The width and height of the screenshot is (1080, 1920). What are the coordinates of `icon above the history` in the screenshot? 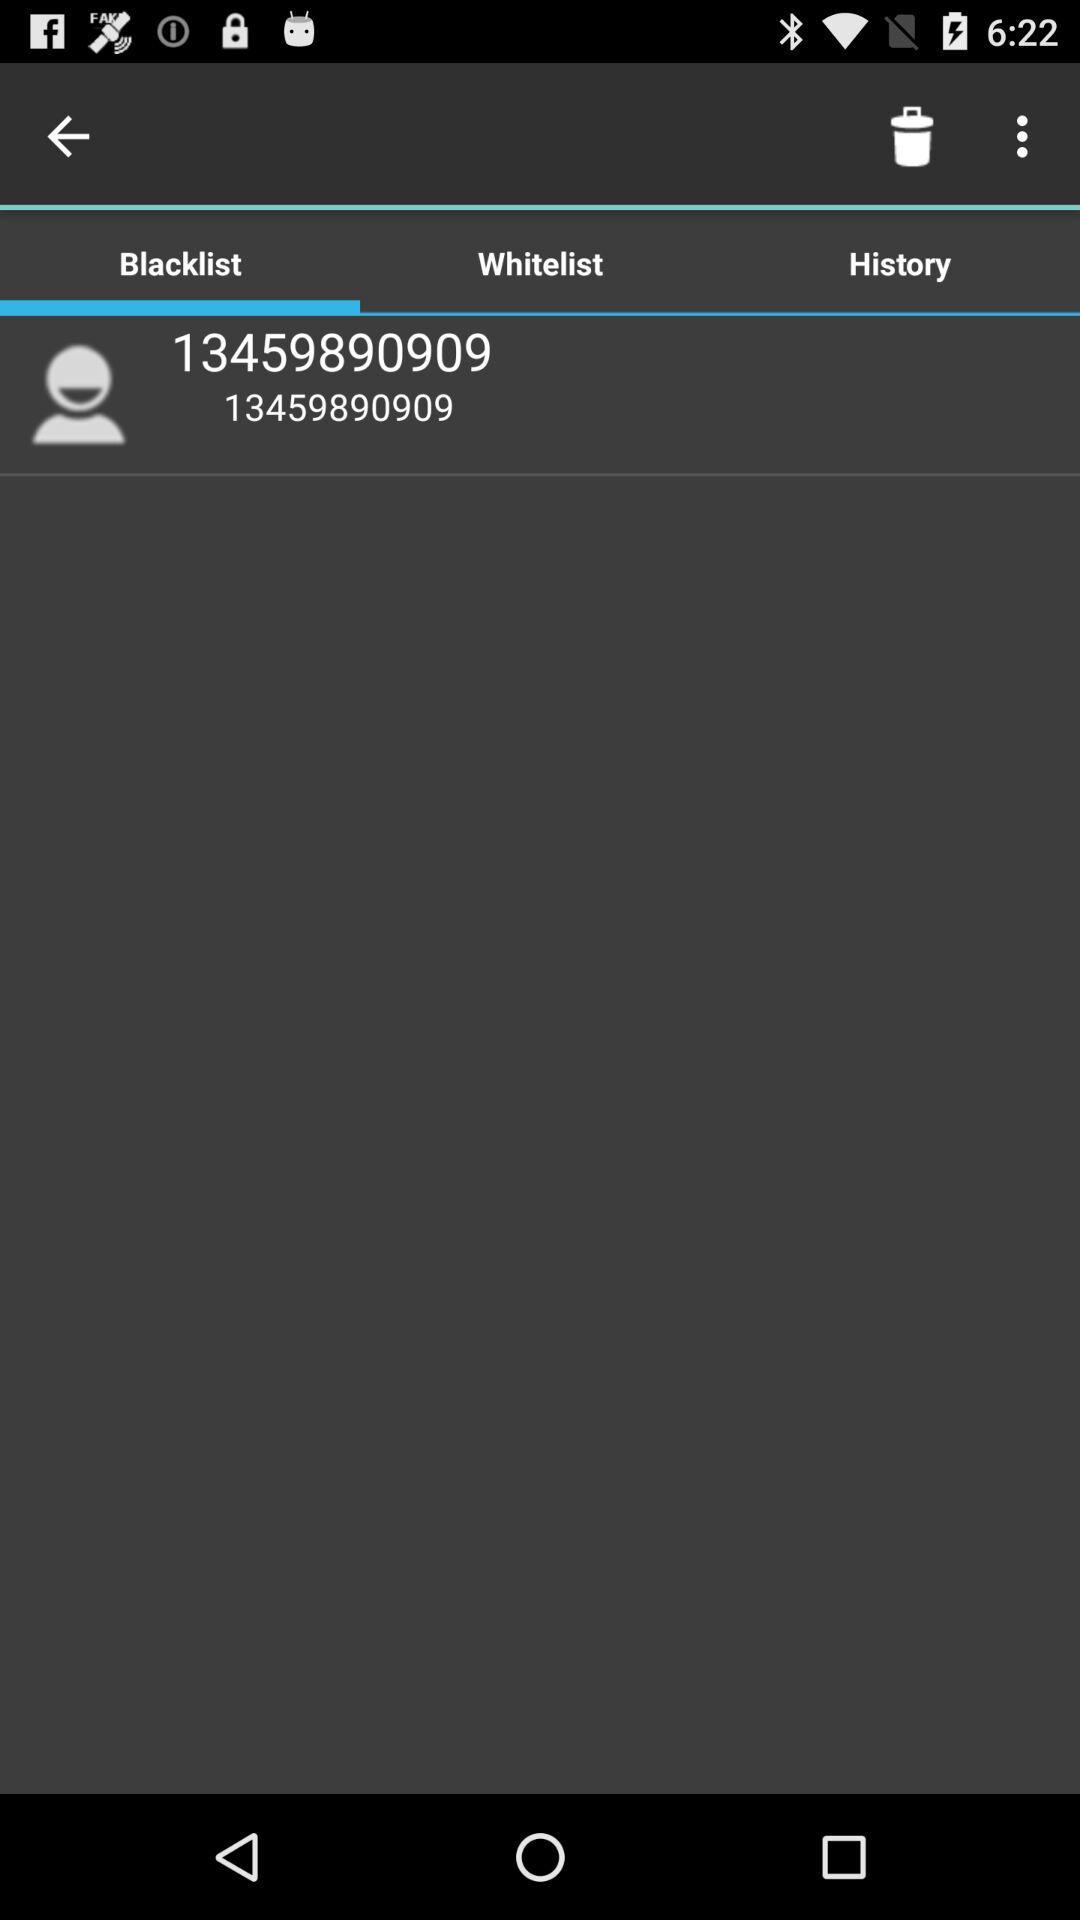 It's located at (911, 135).